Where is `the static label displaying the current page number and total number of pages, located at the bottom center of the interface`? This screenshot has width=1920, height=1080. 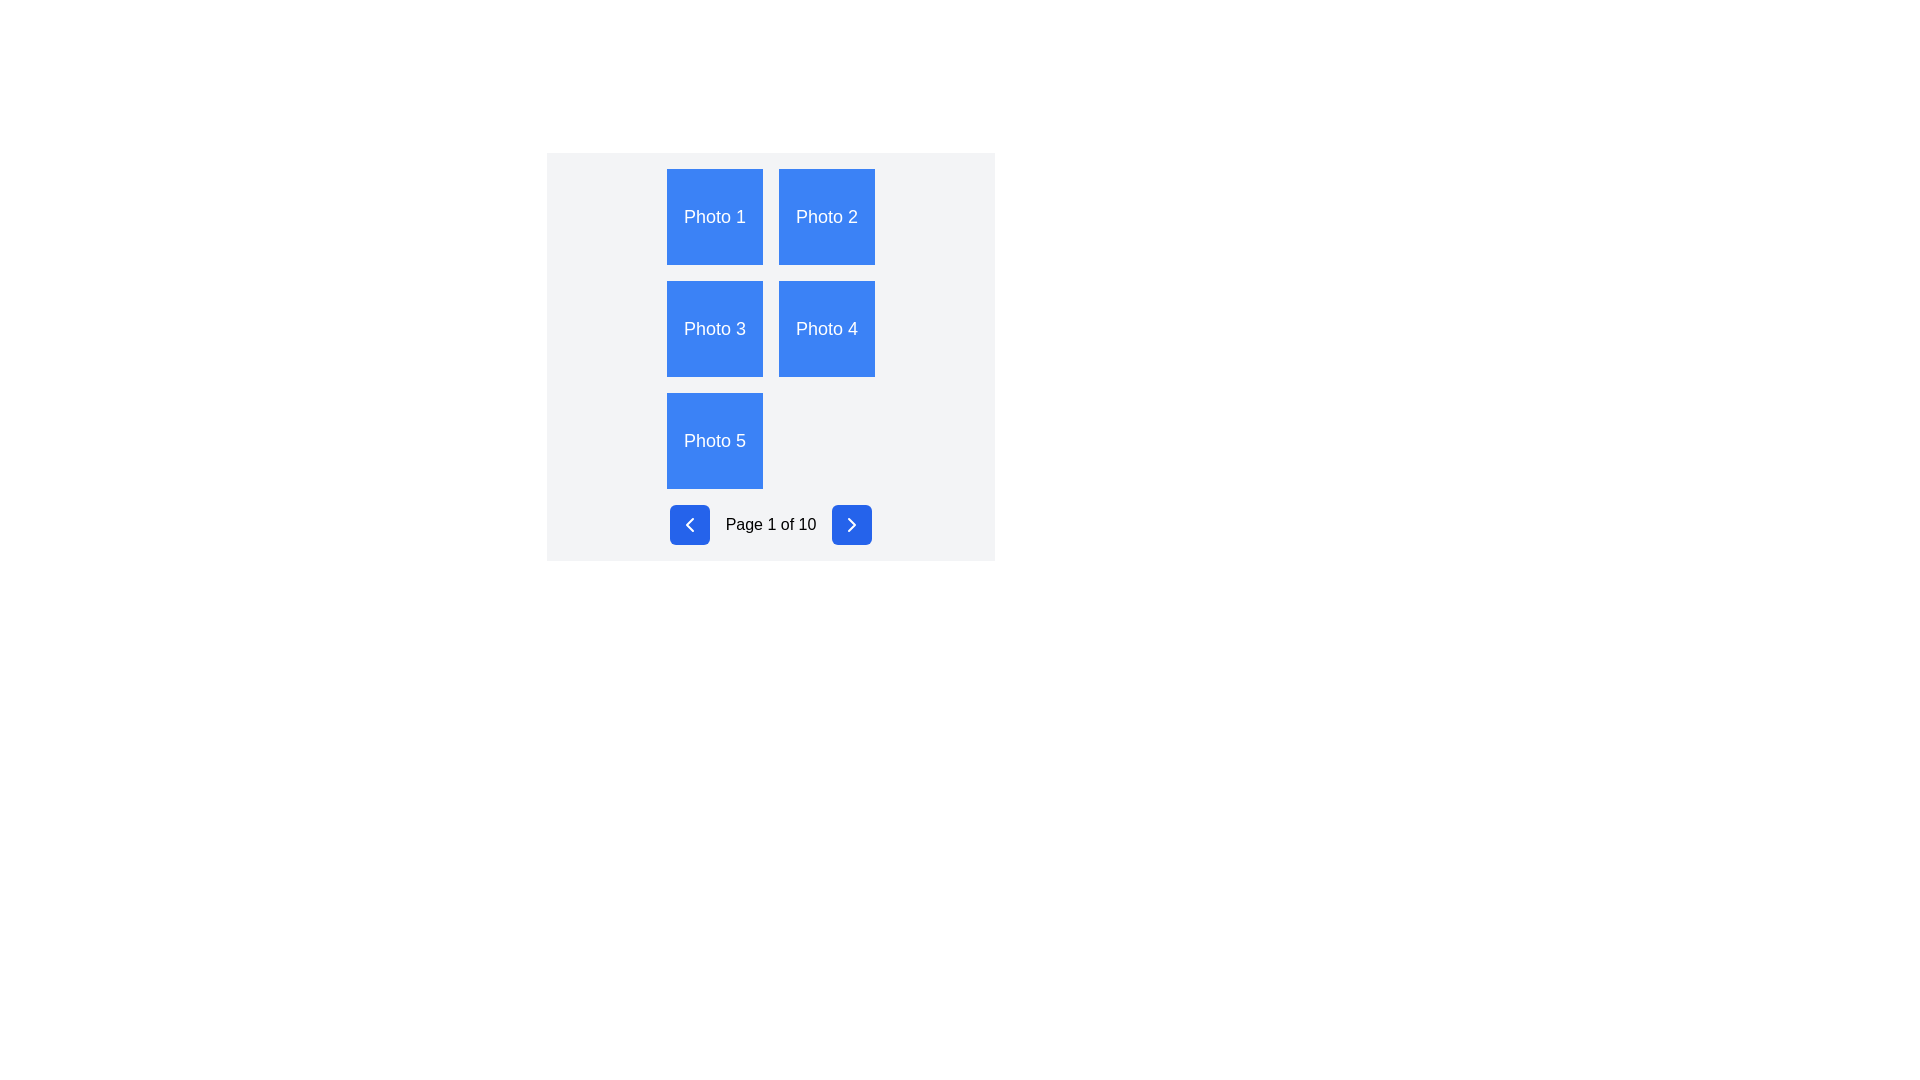 the static label displaying the current page number and total number of pages, located at the bottom center of the interface is located at coordinates (770, 523).